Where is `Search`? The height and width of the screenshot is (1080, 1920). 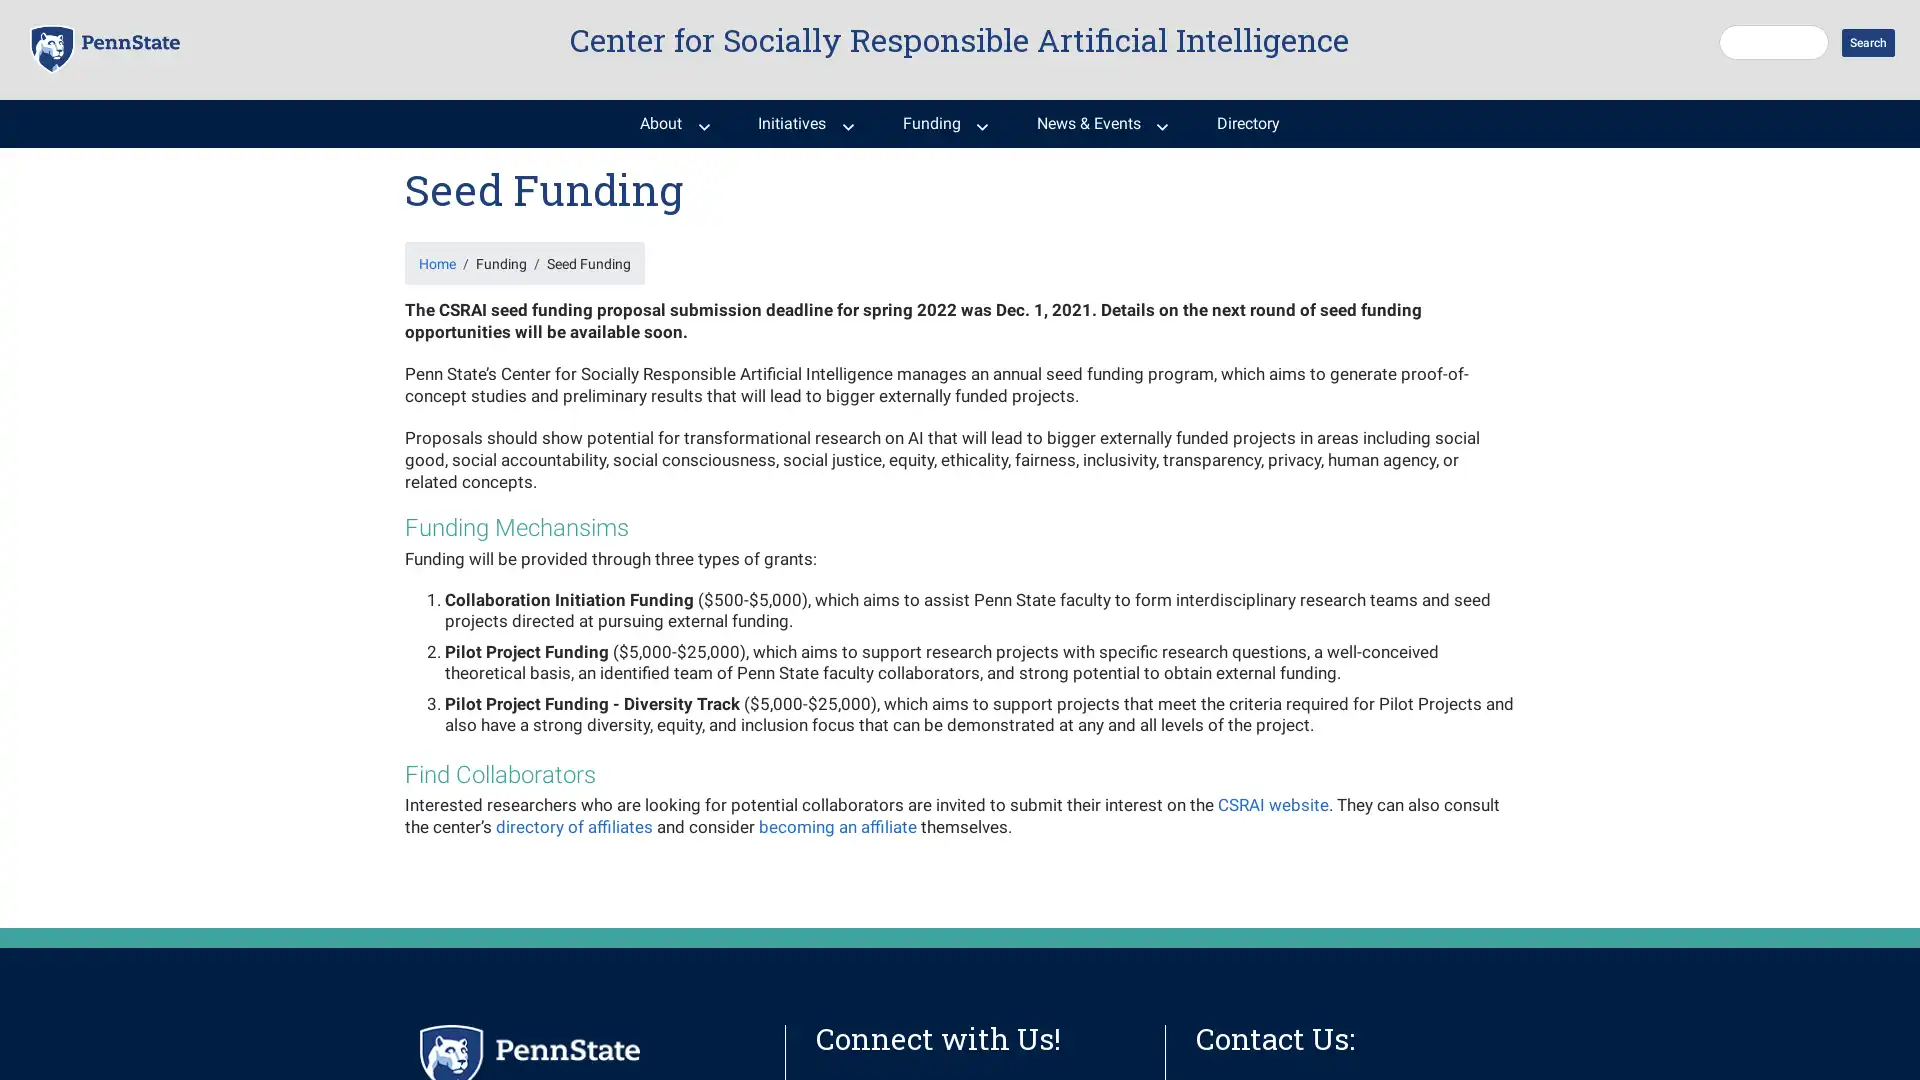
Search is located at coordinates (1866, 42).